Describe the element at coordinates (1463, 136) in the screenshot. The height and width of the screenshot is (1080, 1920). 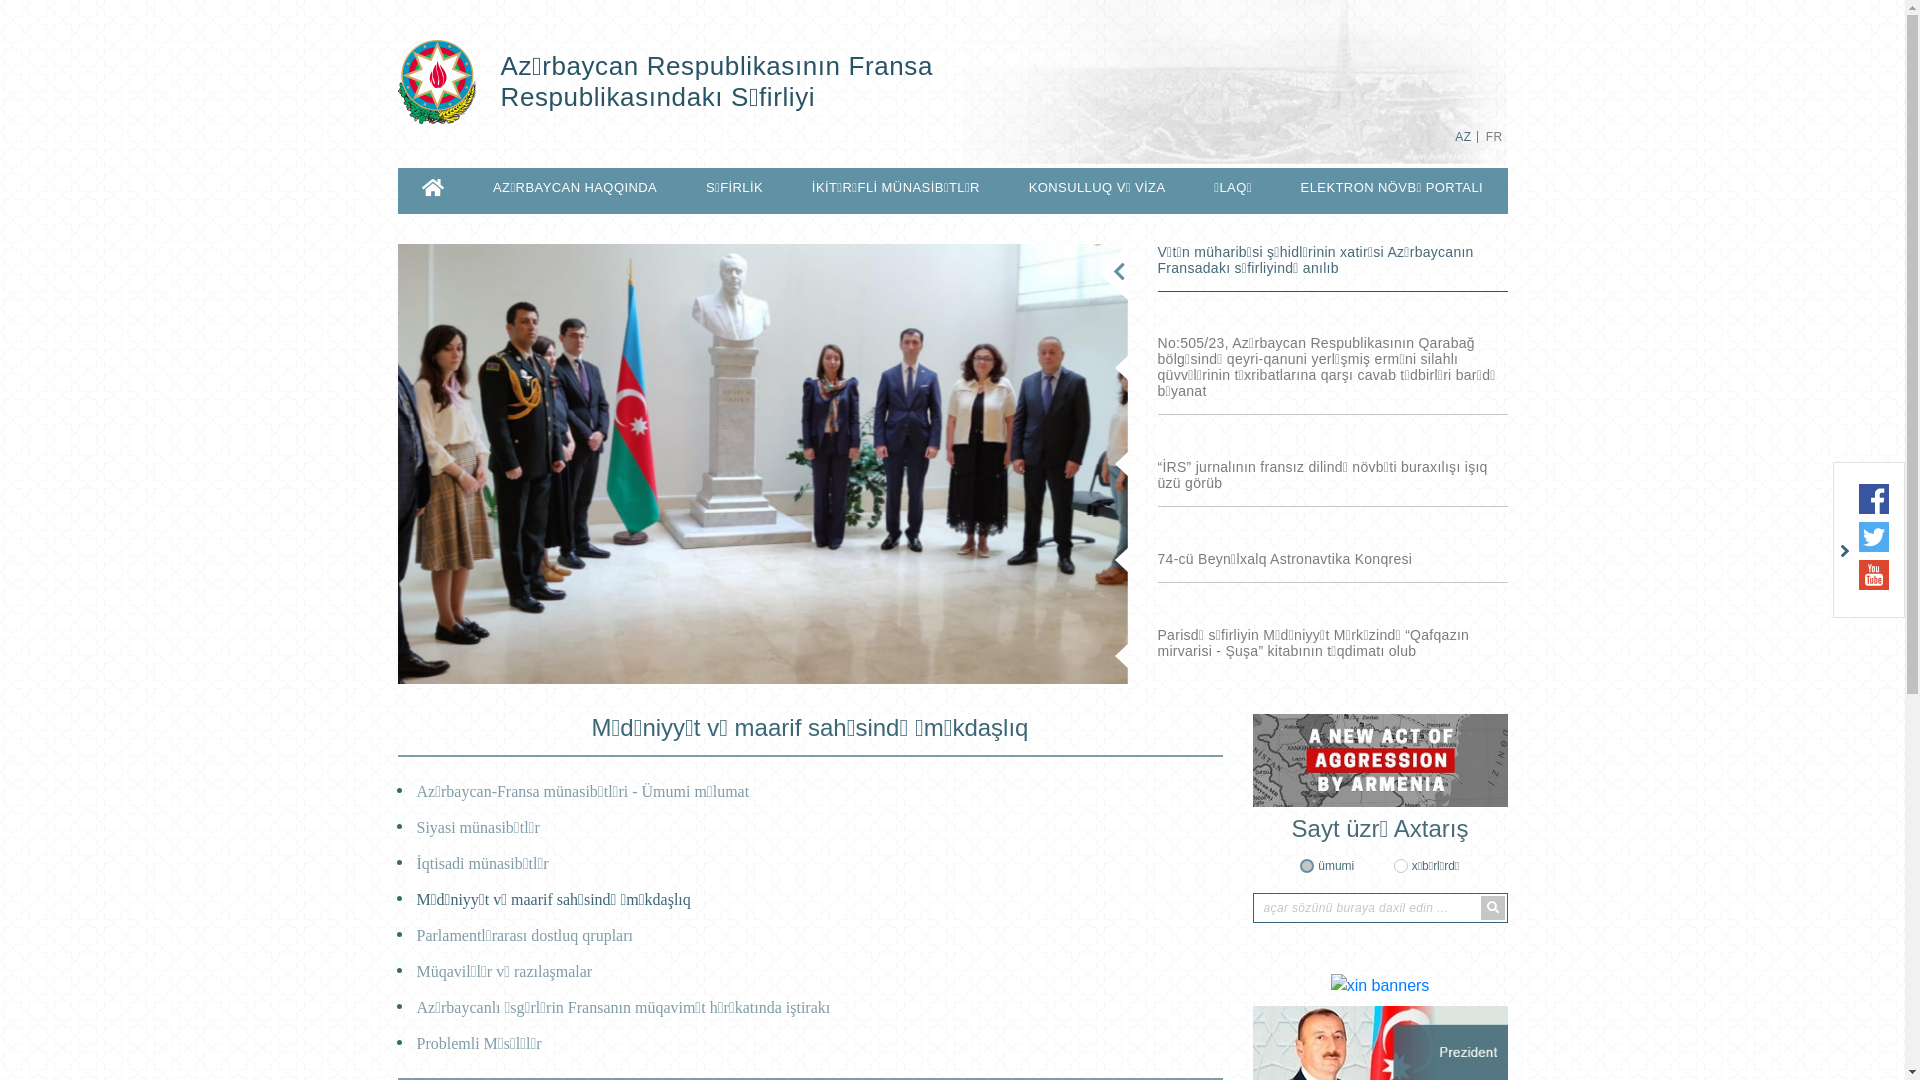
I see `'AZ'` at that location.